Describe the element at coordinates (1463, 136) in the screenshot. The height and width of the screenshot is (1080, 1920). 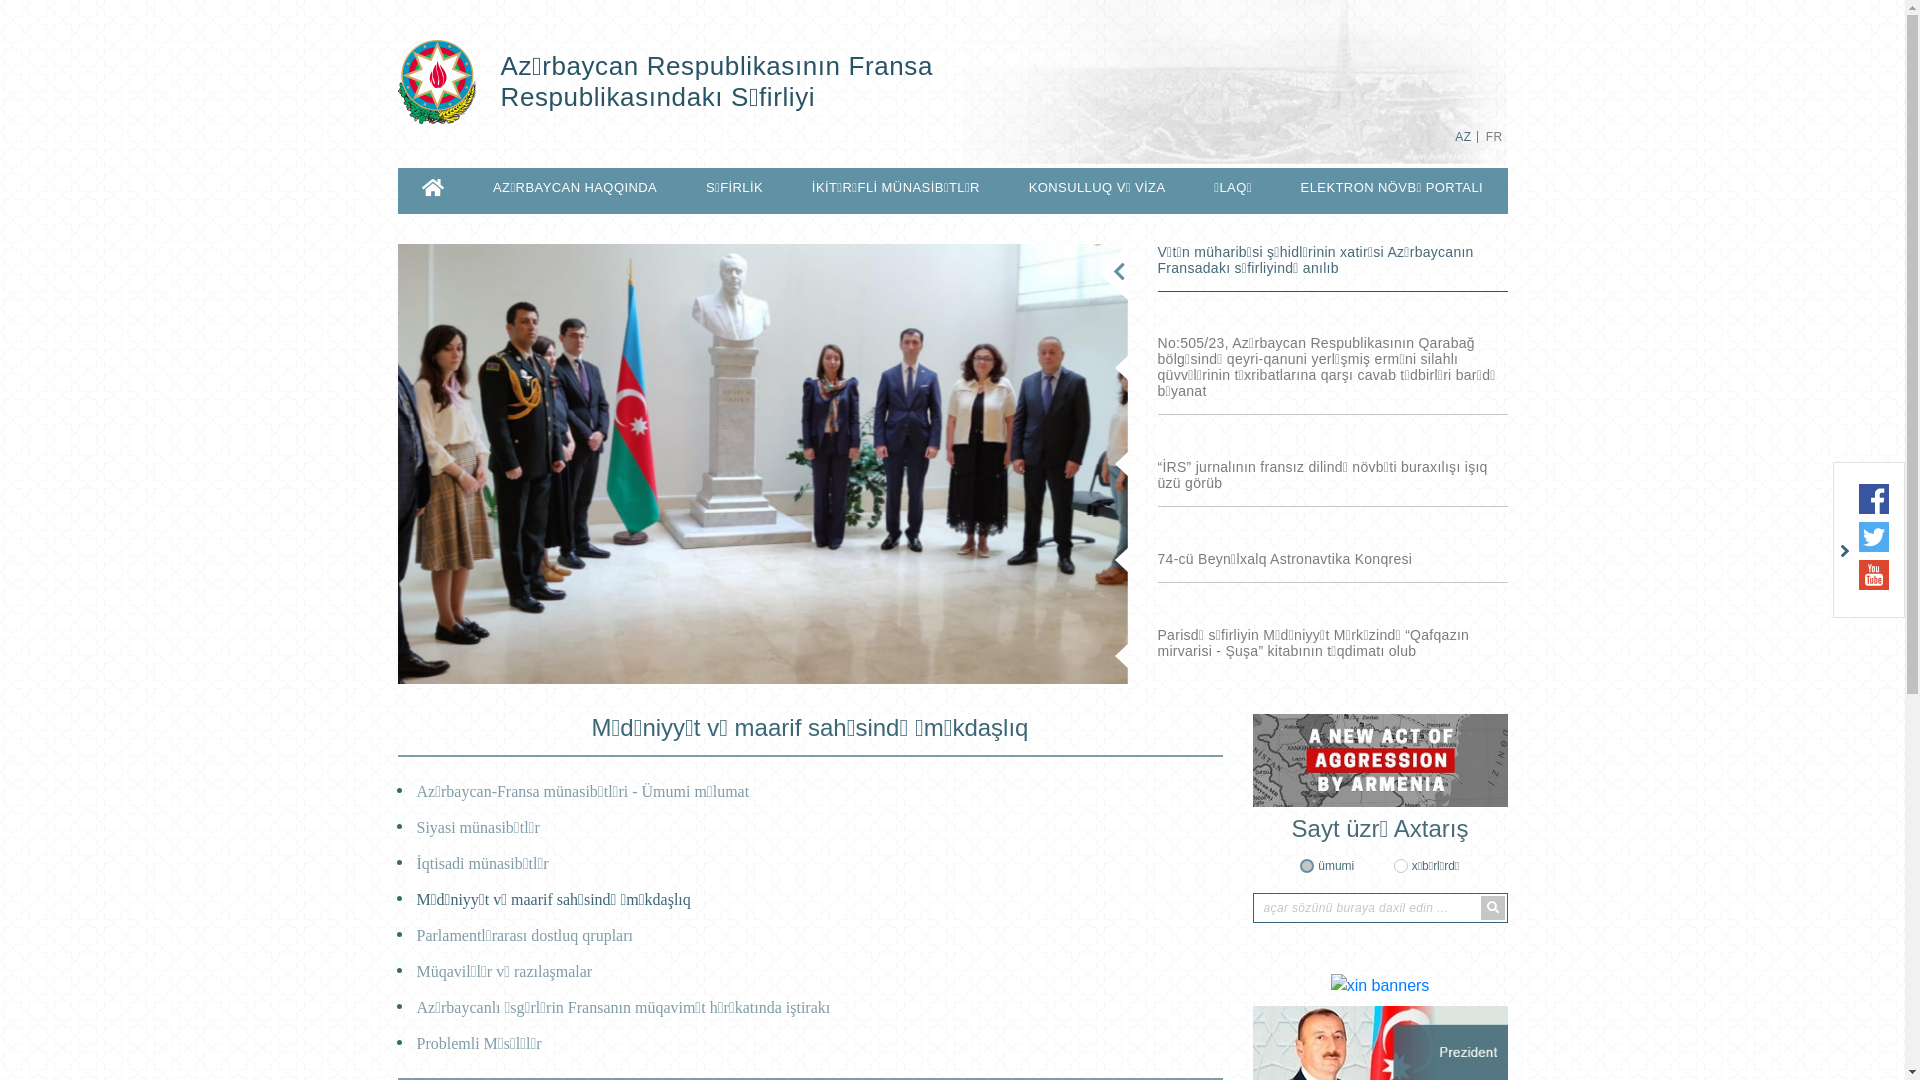
I see `'AZ'` at that location.